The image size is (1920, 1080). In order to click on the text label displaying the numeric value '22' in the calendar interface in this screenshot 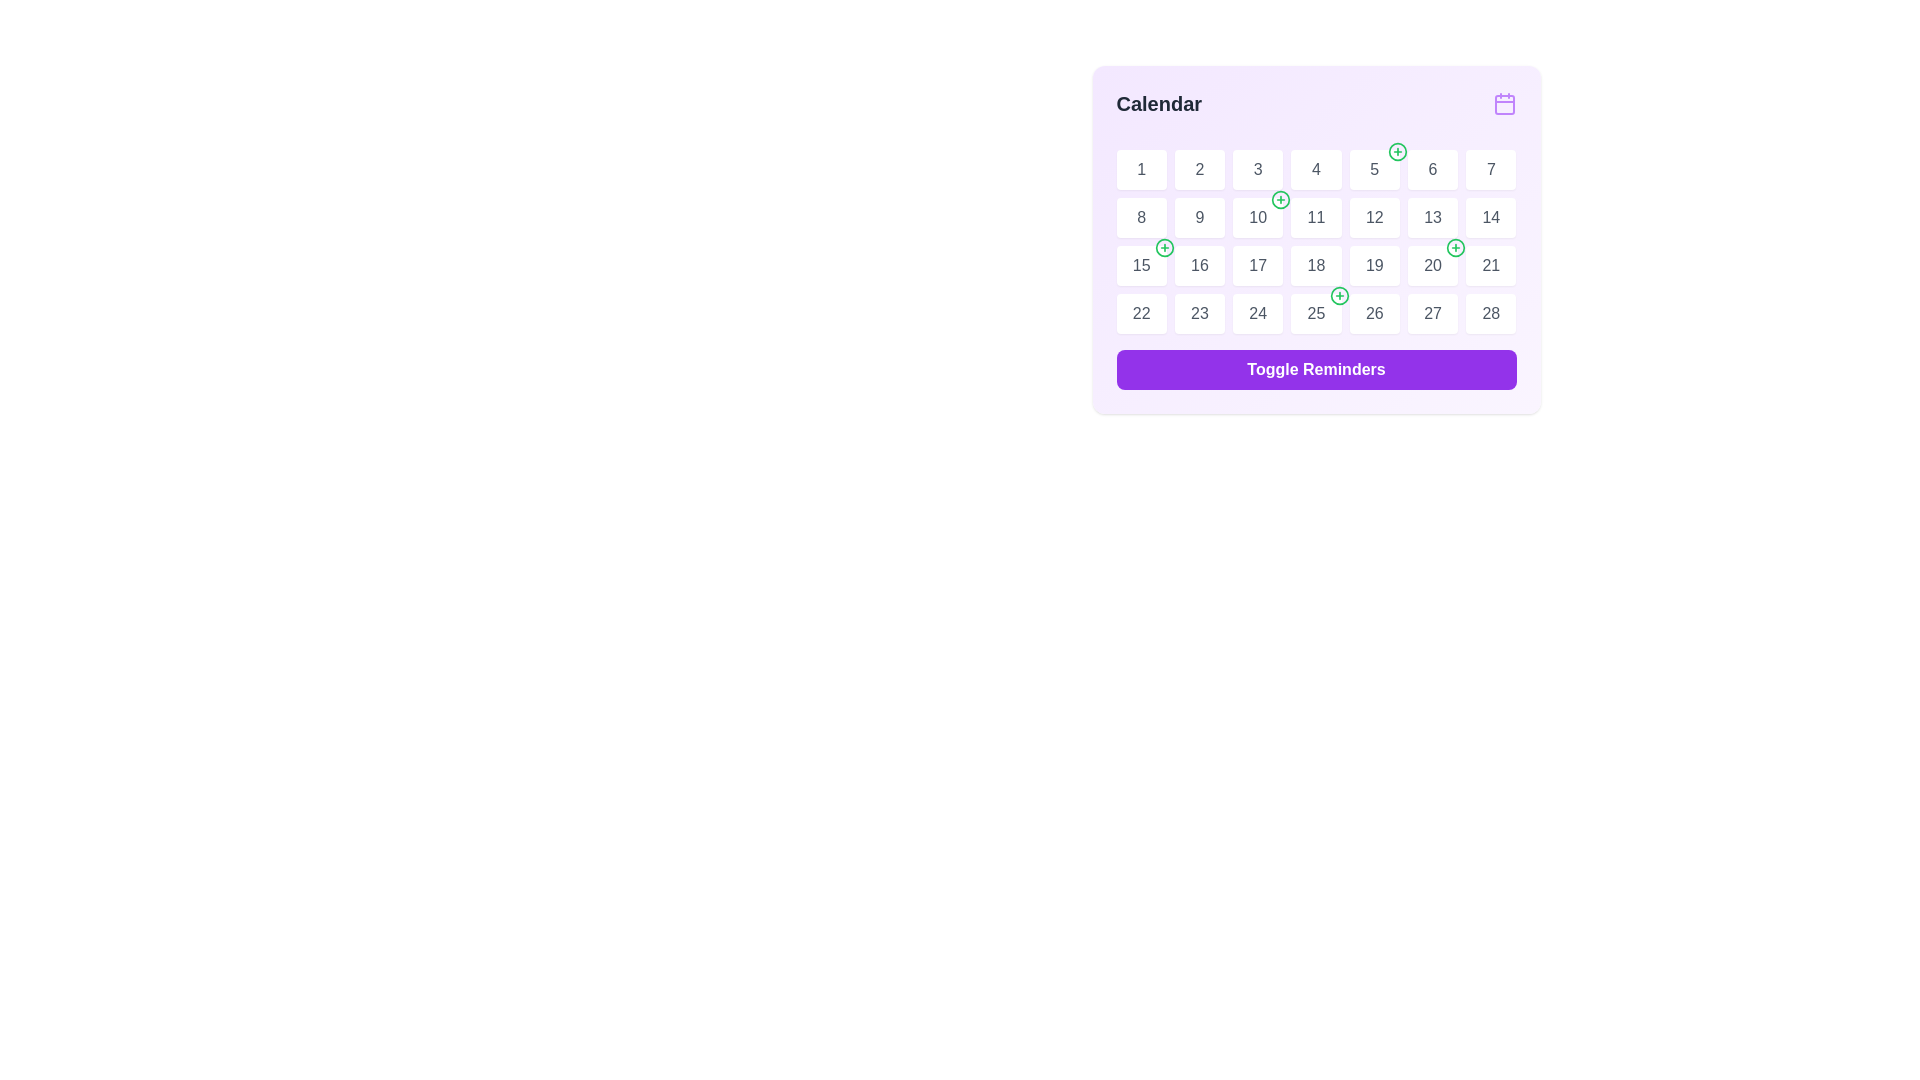, I will do `click(1141, 313)`.